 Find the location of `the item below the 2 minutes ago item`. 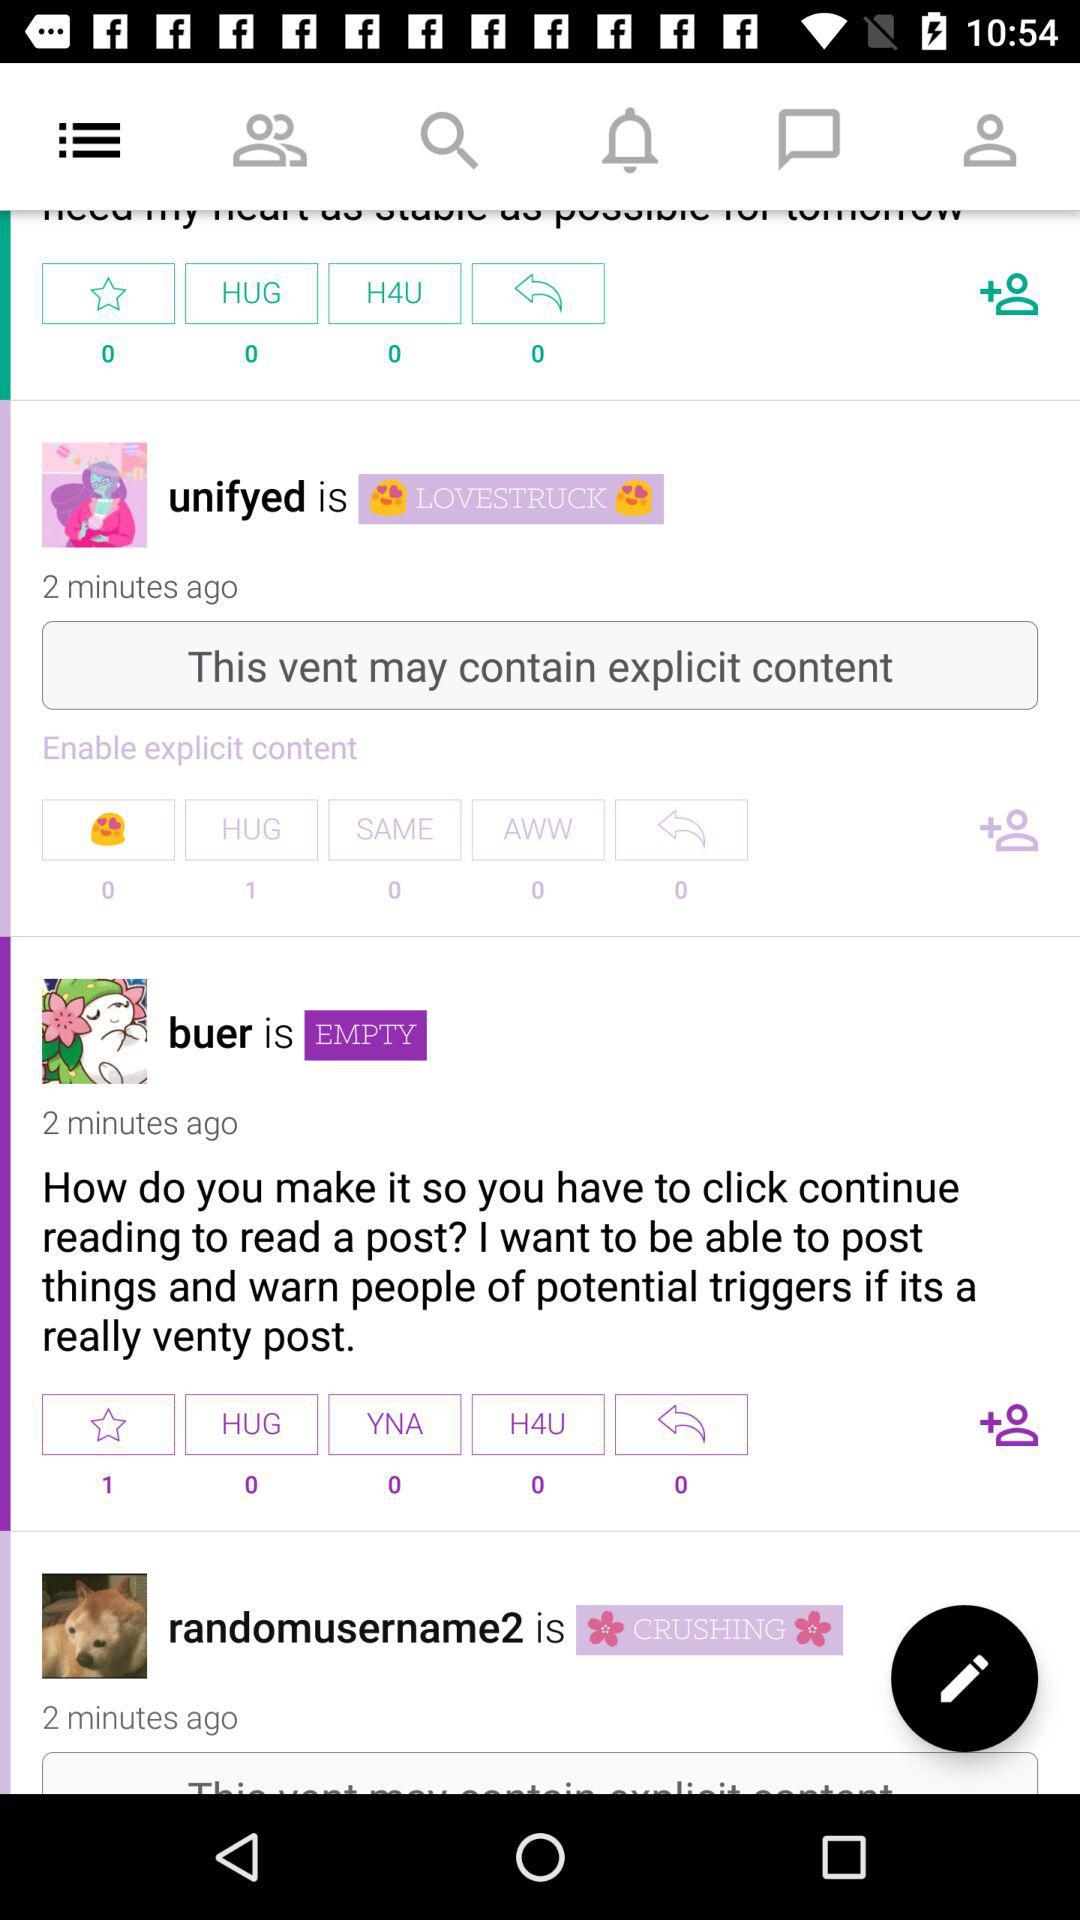

the item below the 2 minutes ago item is located at coordinates (540, 1258).